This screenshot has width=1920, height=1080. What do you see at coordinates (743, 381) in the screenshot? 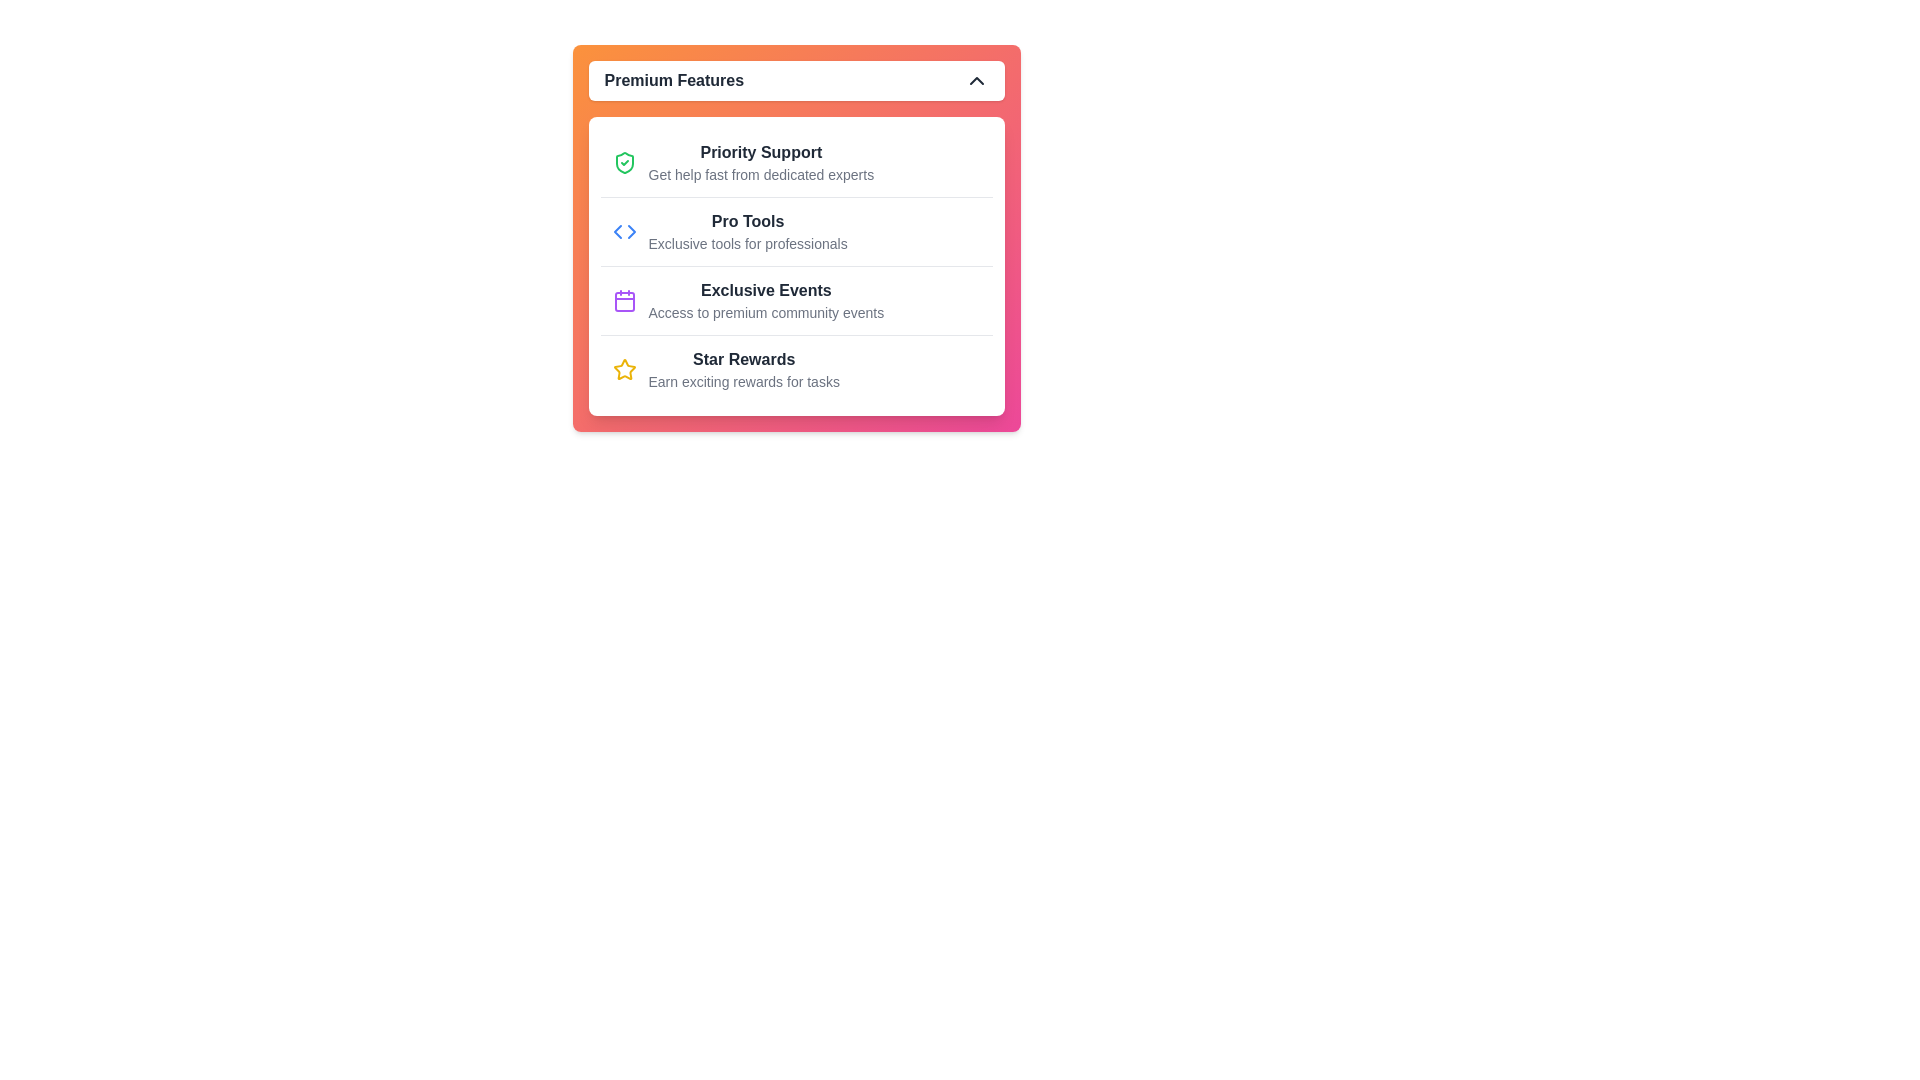
I see `explanatory text label located below the 'Star Rewards' title in the 'Premium Features' section to gather additional information about the 'Star Rewards' feature` at bounding box center [743, 381].